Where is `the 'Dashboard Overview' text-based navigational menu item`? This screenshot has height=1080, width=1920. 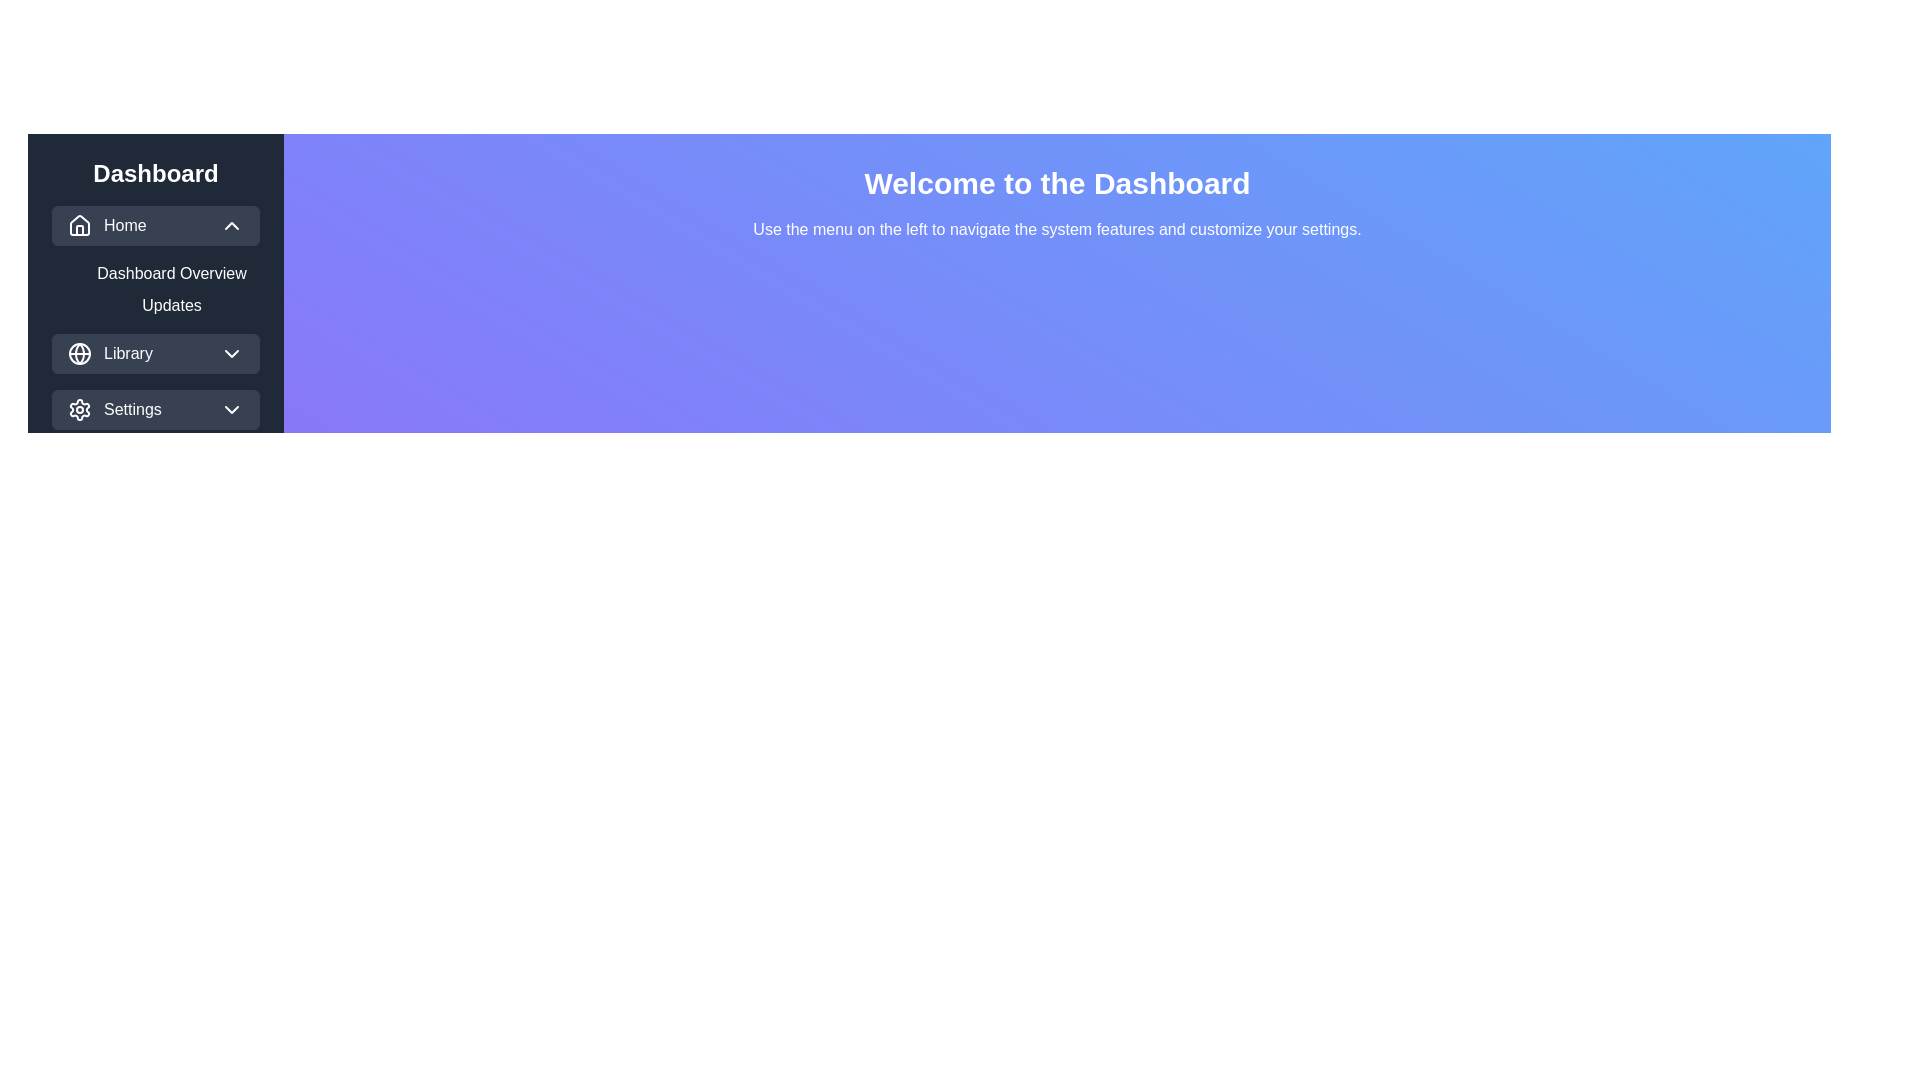
the 'Dashboard Overview' text-based navigational menu item is located at coordinates (172, 273).